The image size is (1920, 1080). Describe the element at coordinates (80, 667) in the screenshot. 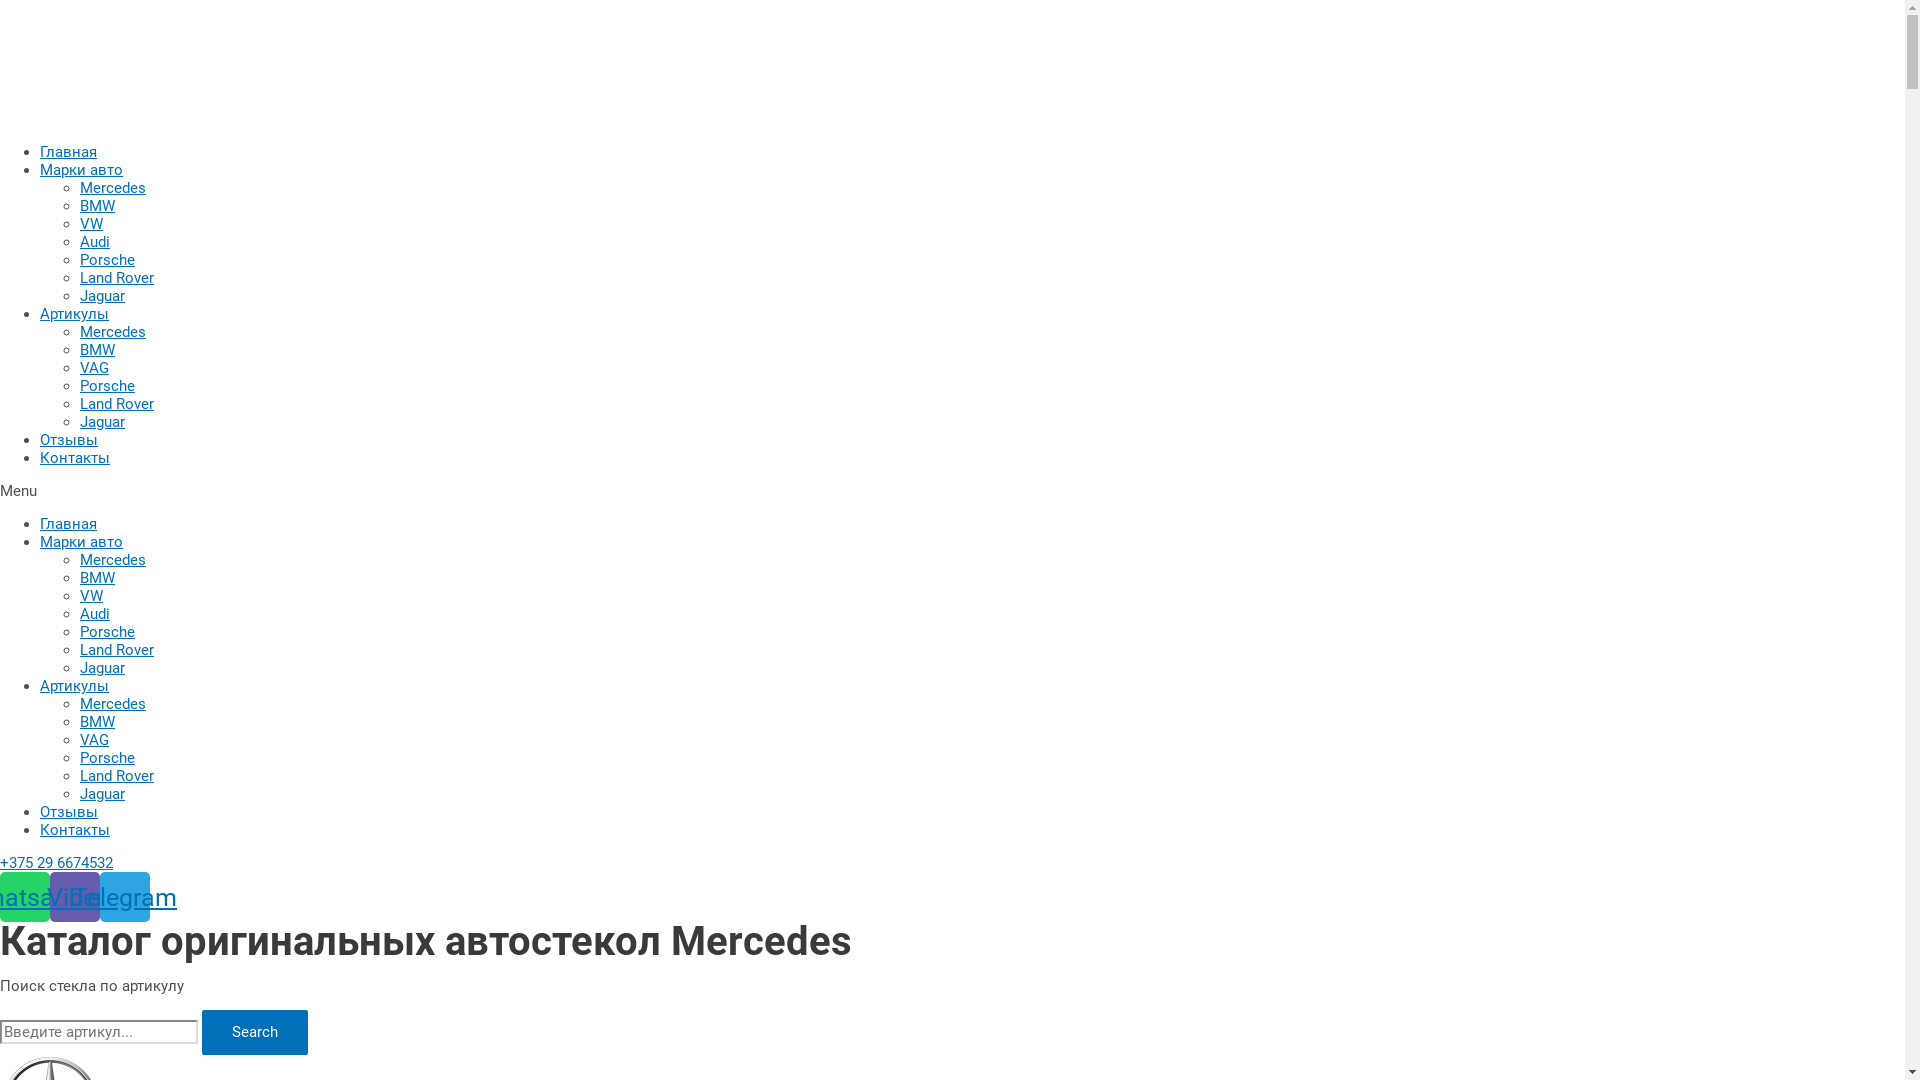

I see `'Jaguar'` at that location.